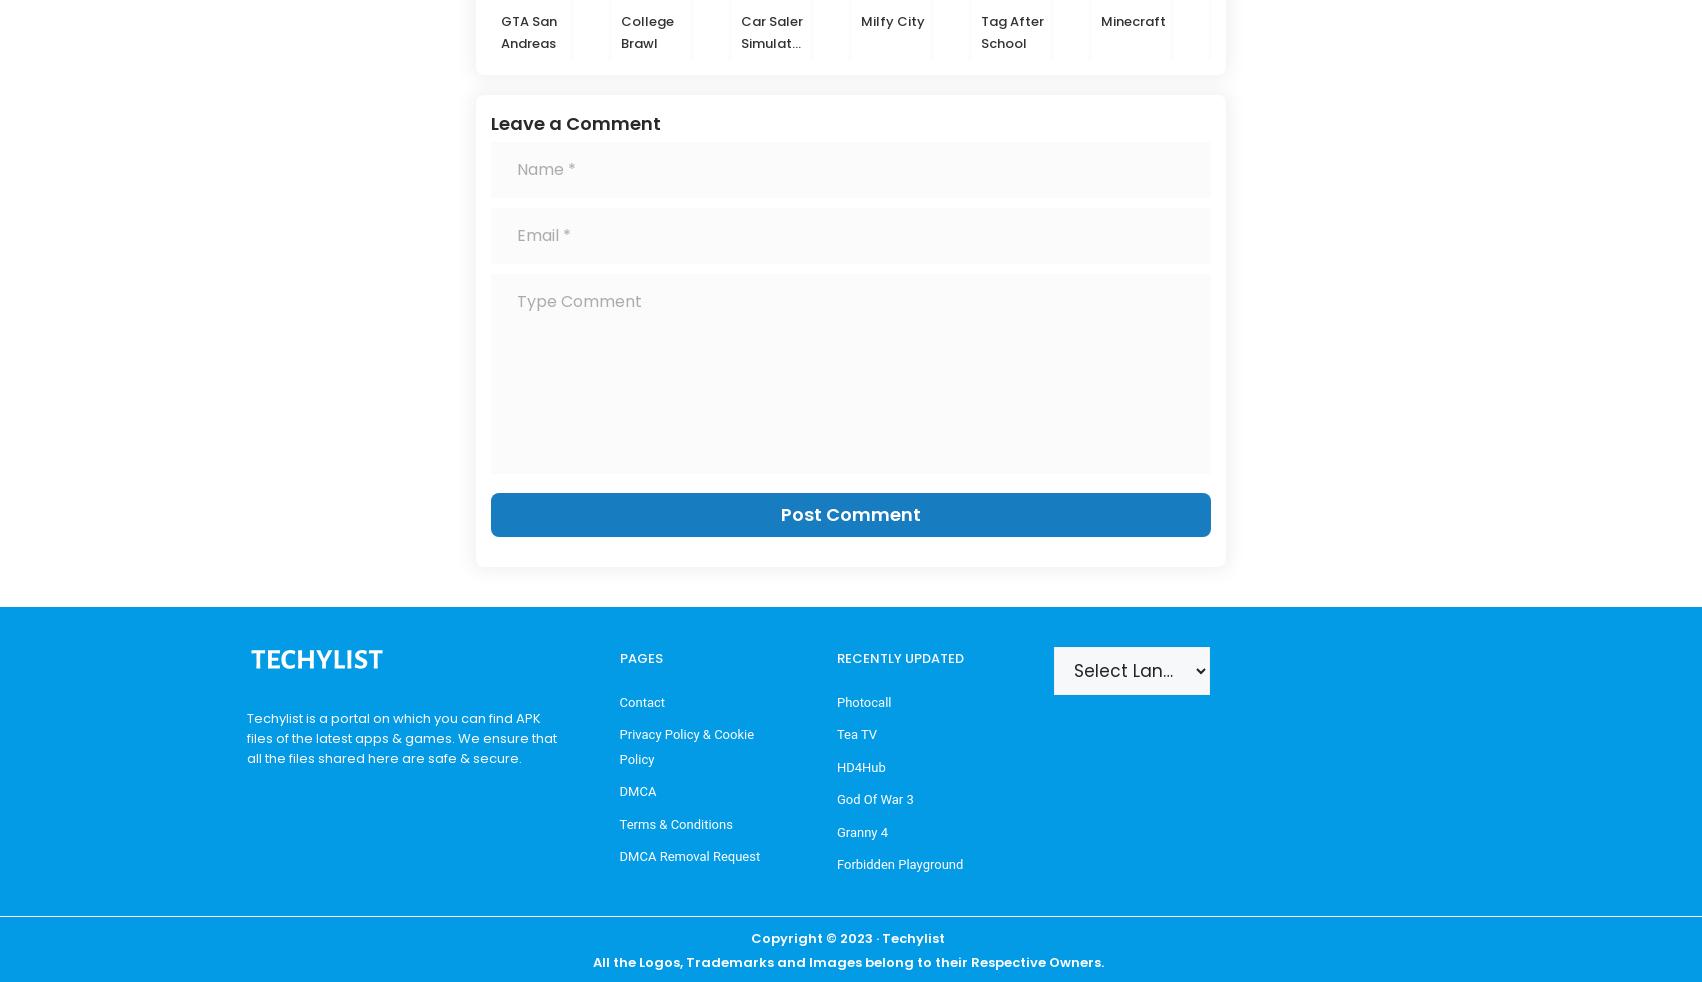  Describe the element at coordinates (899, 863) in the screenshot. I see `'Forbidden Playground'` at that location.